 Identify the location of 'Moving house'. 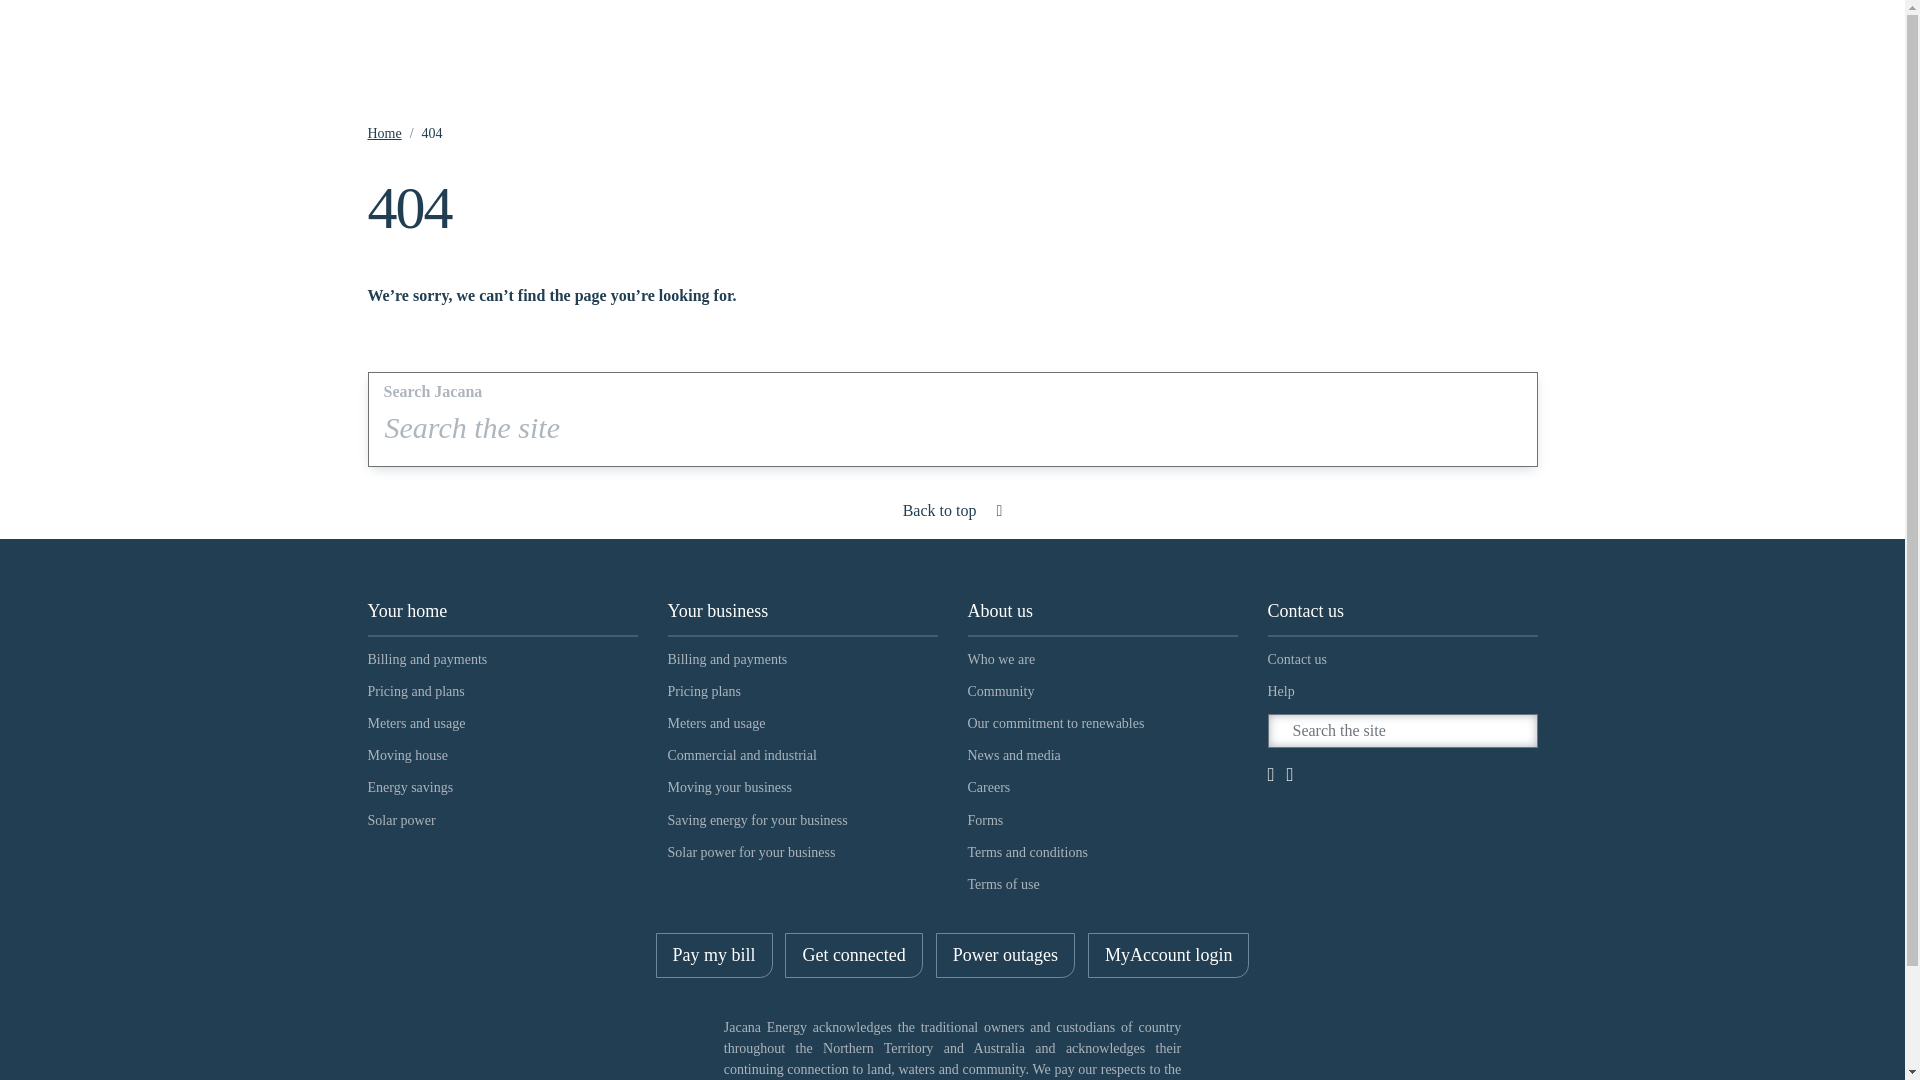
(368, 758).